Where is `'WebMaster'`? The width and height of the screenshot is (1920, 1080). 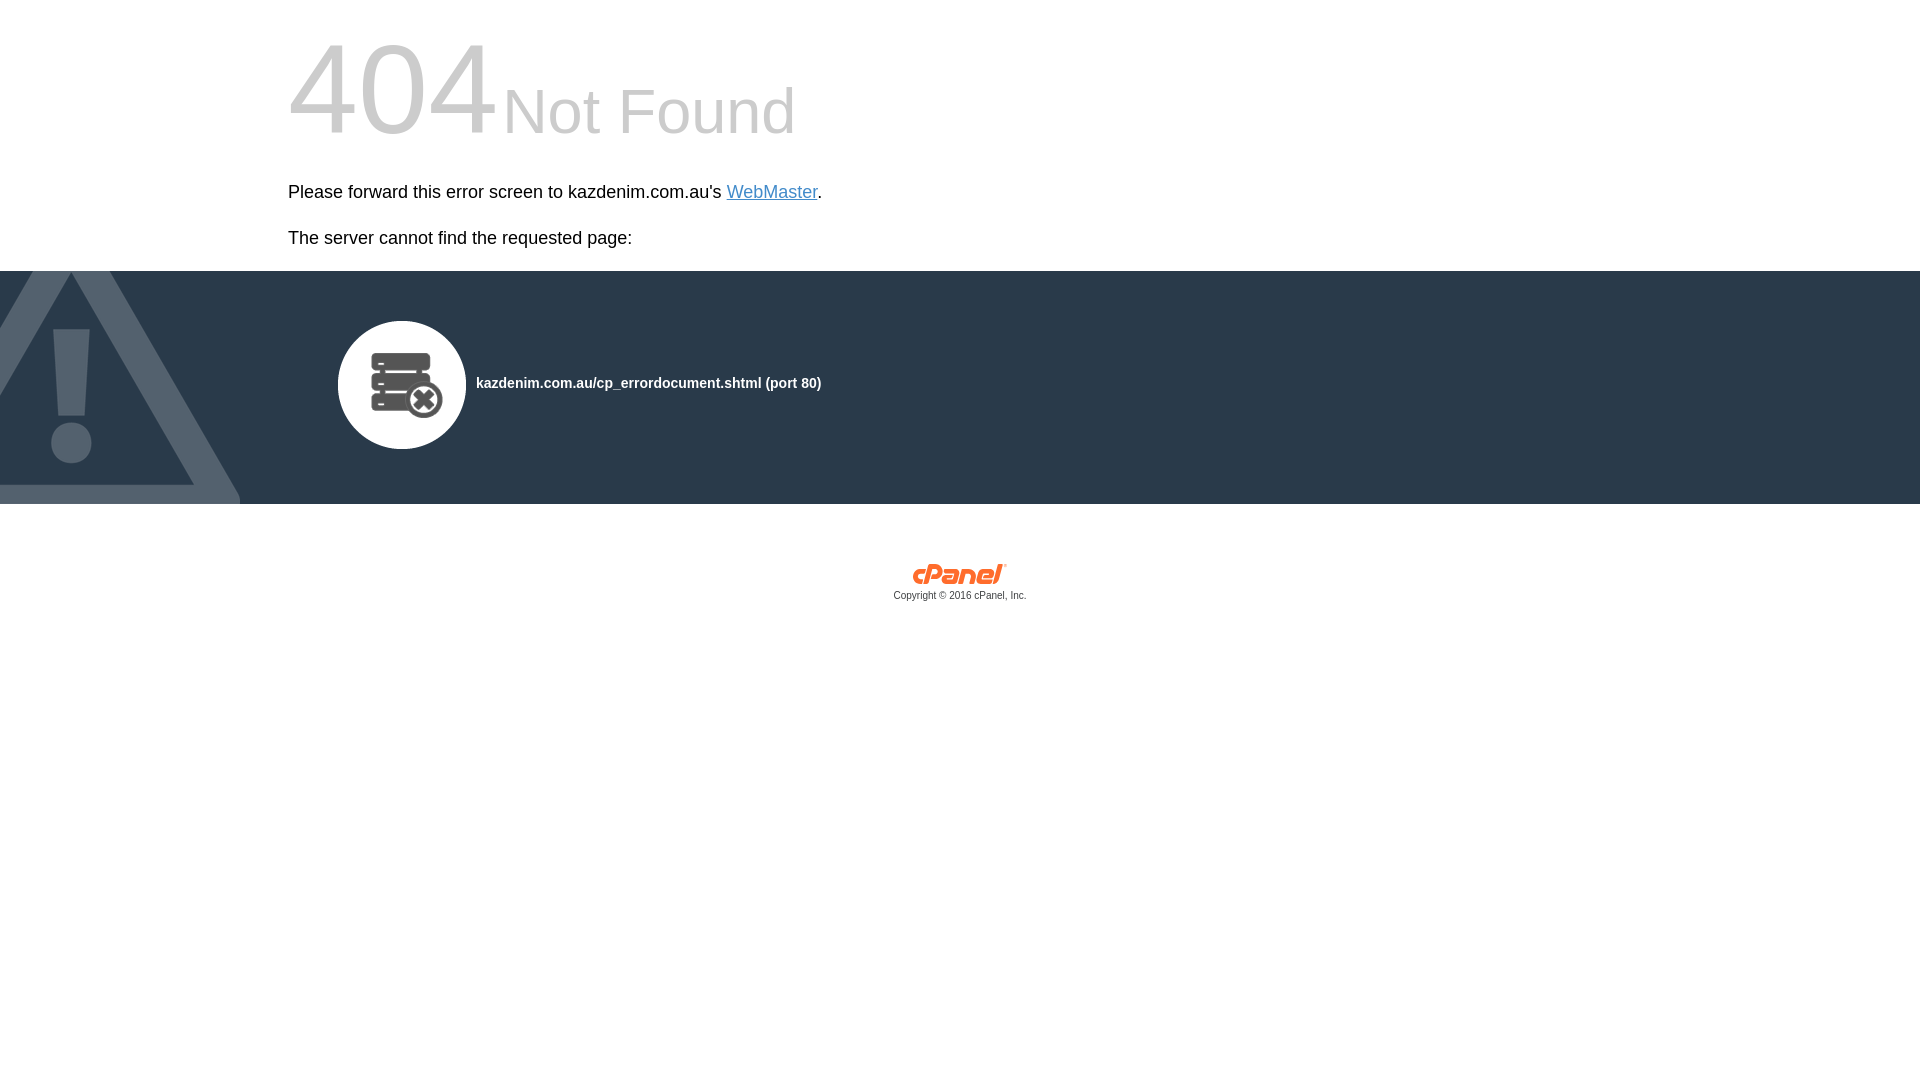
'WebMaster' is located at coordinates (771, 192).